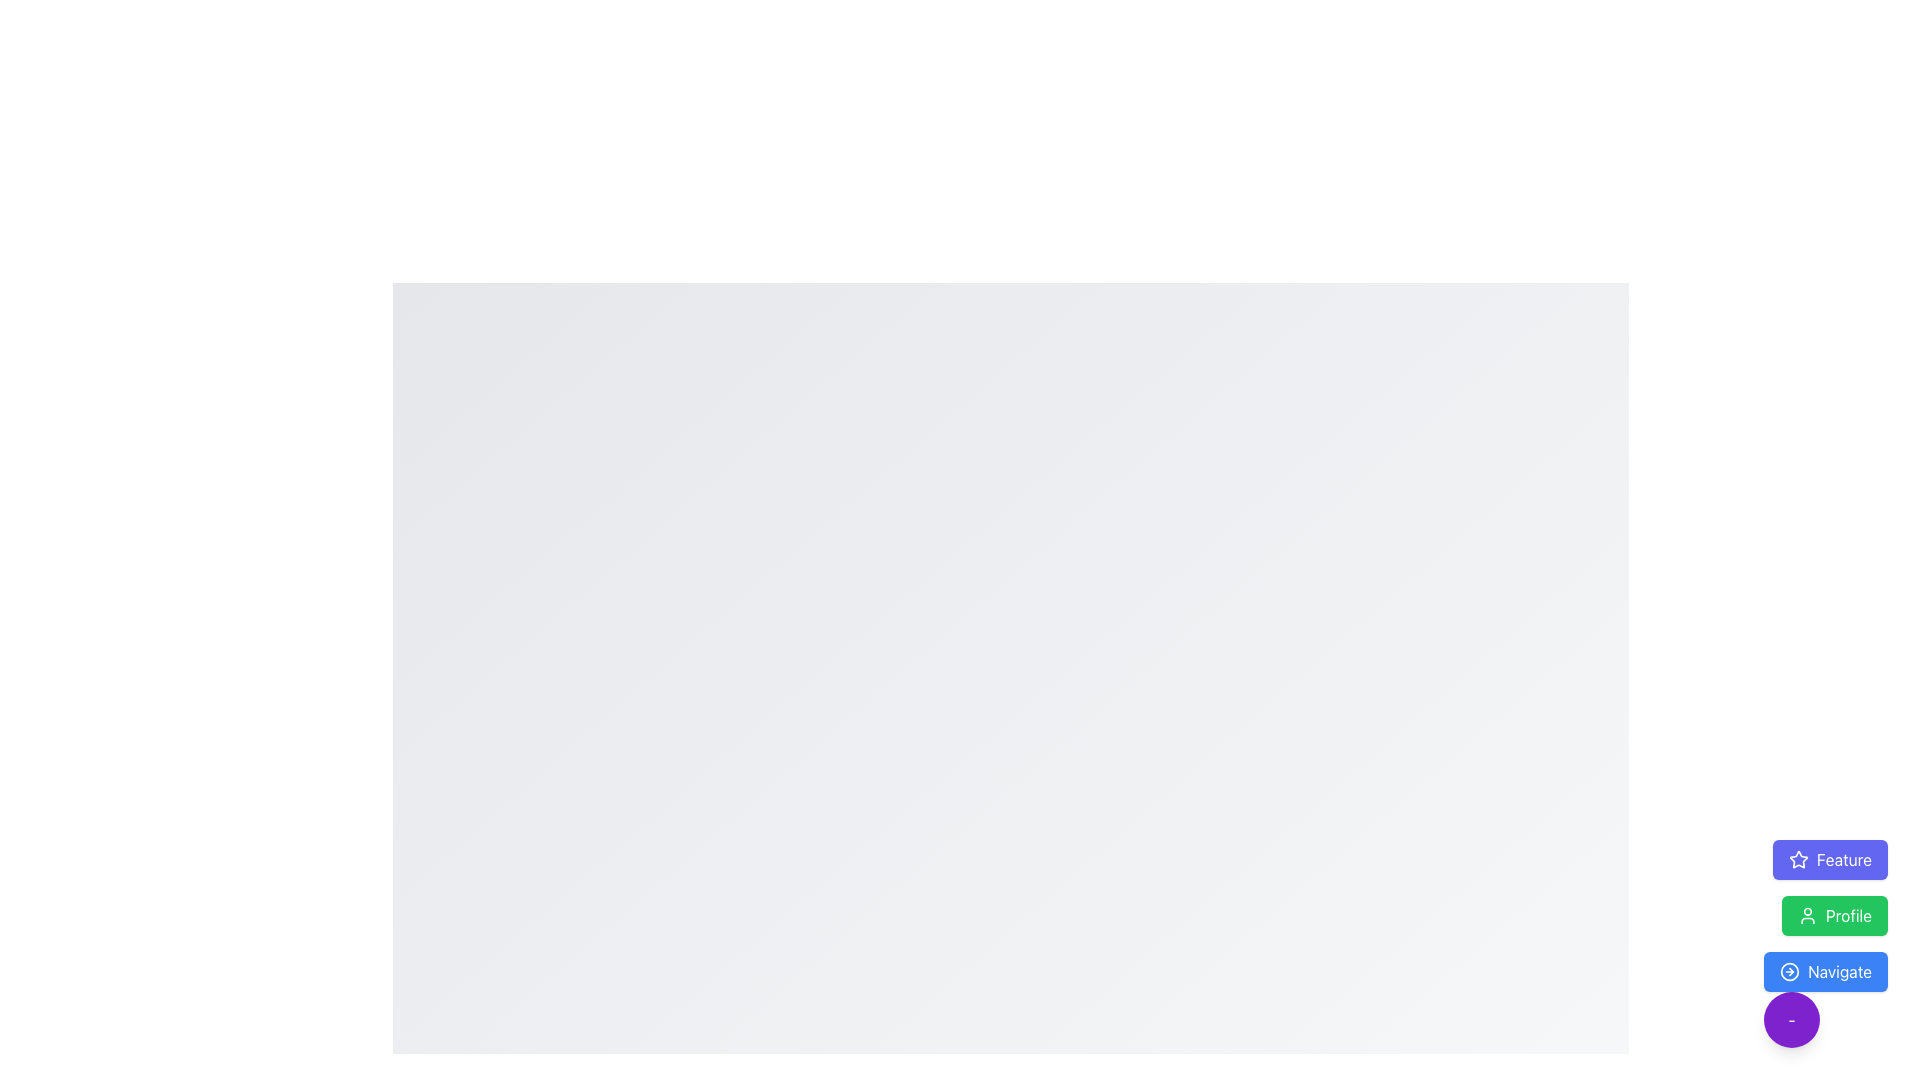  Describe the element at coordinates (1798, 858) in the screenshot. I see `the star-shaped icon with an outlined design, located near the top of the interactive button labeled 'Feature'` at that location.